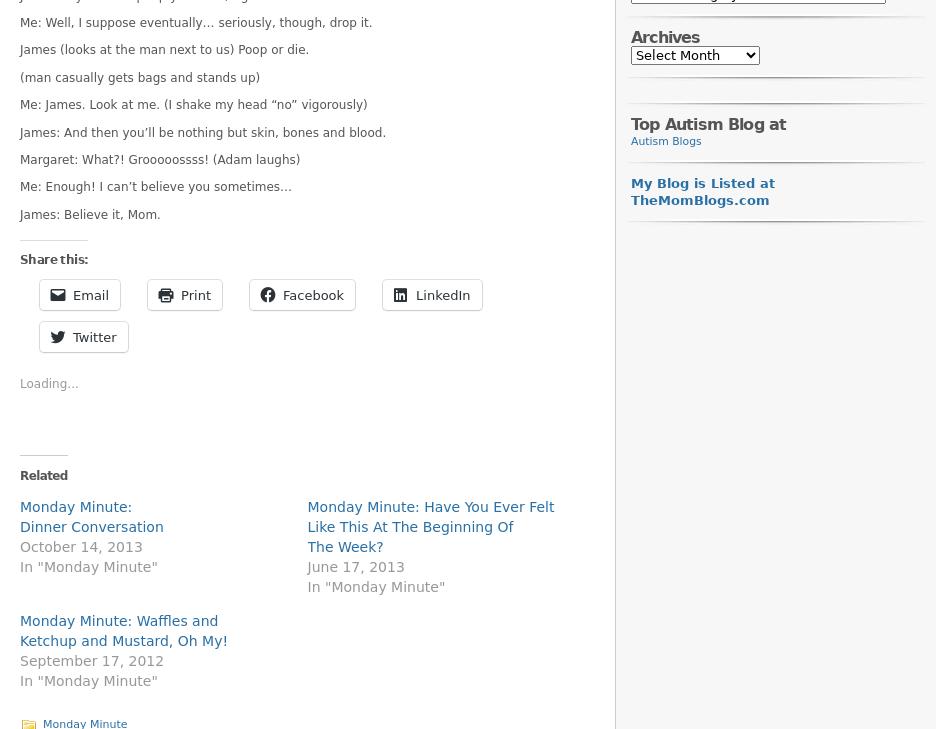 This screenshot has height=729, width=936. What do you see at coordinates (629, 182) in the screenshot?
I see `'My Blog is Listed at'` at bounding box center [629, 182].